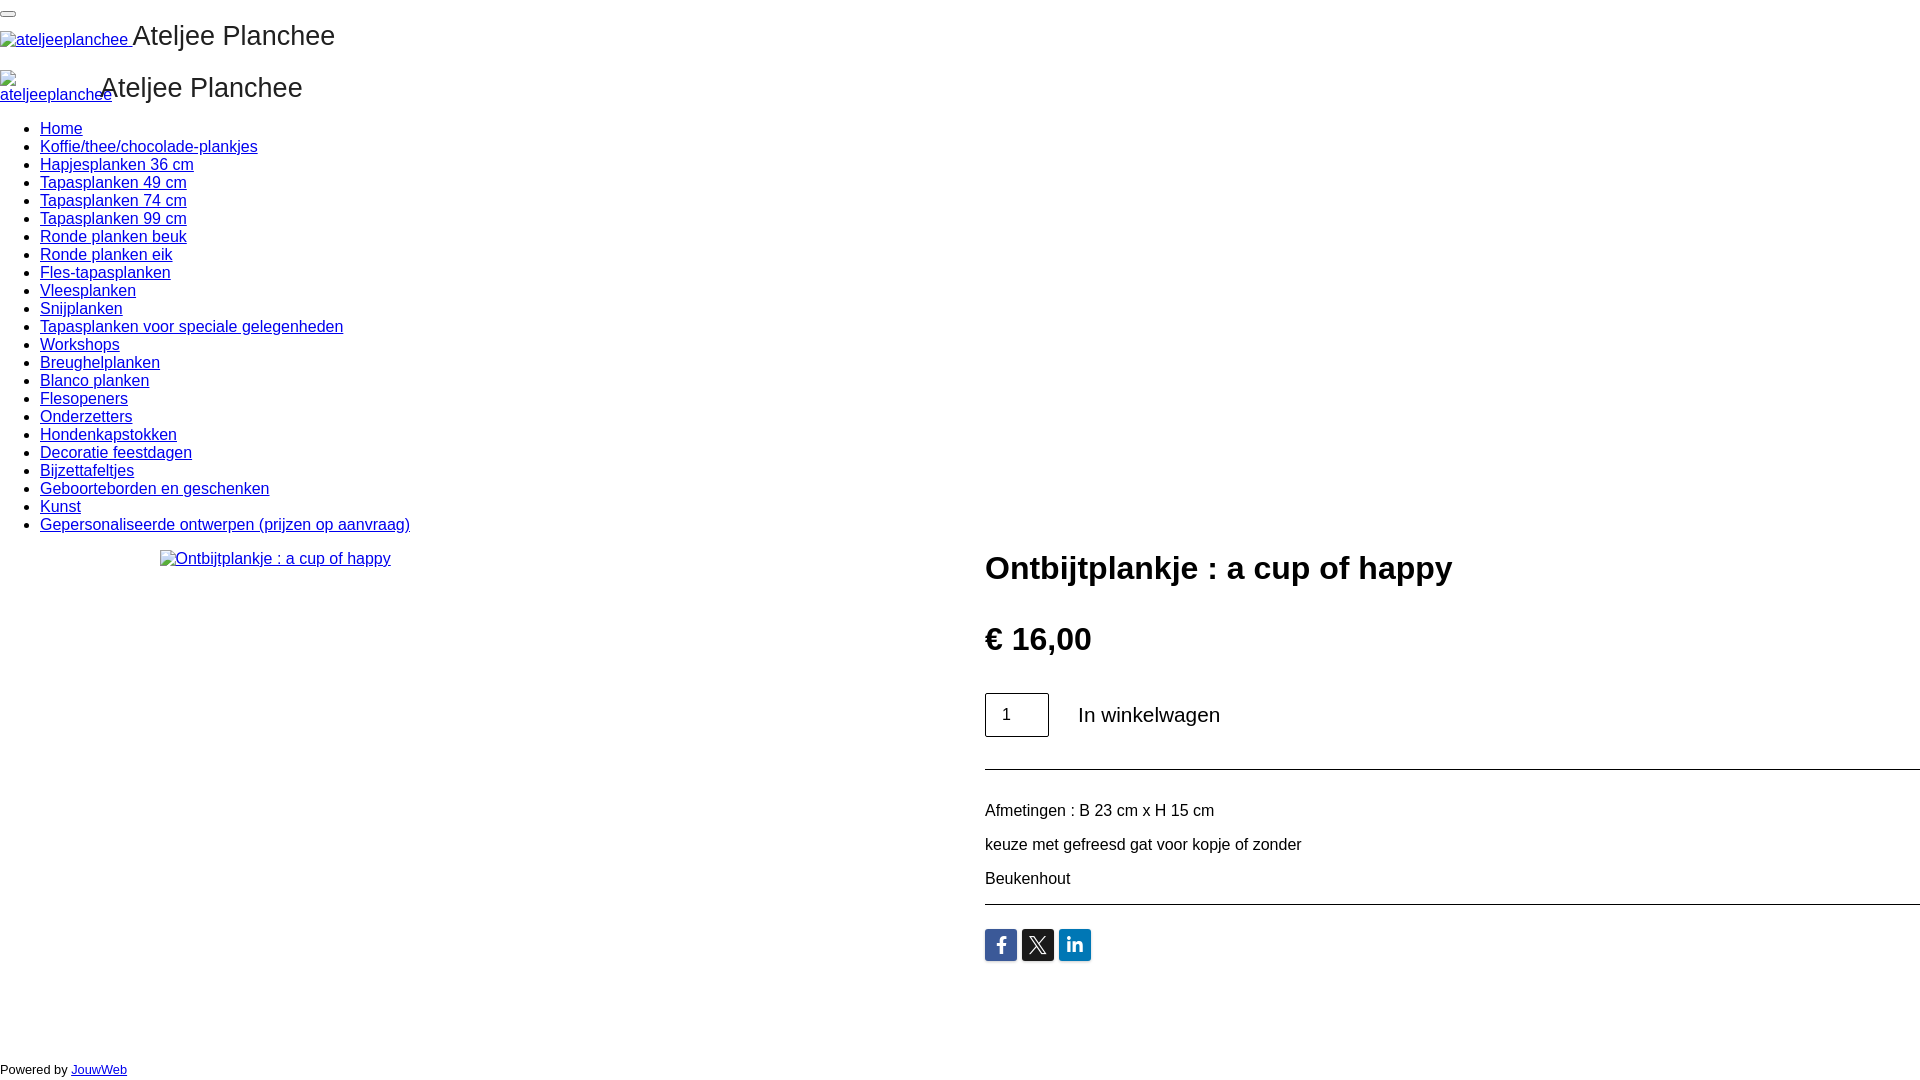 The image size is (1920, 1080). Describe the element at coordinates (39, 380) in the screenshot. I see `'Blanco planken'` at that location.